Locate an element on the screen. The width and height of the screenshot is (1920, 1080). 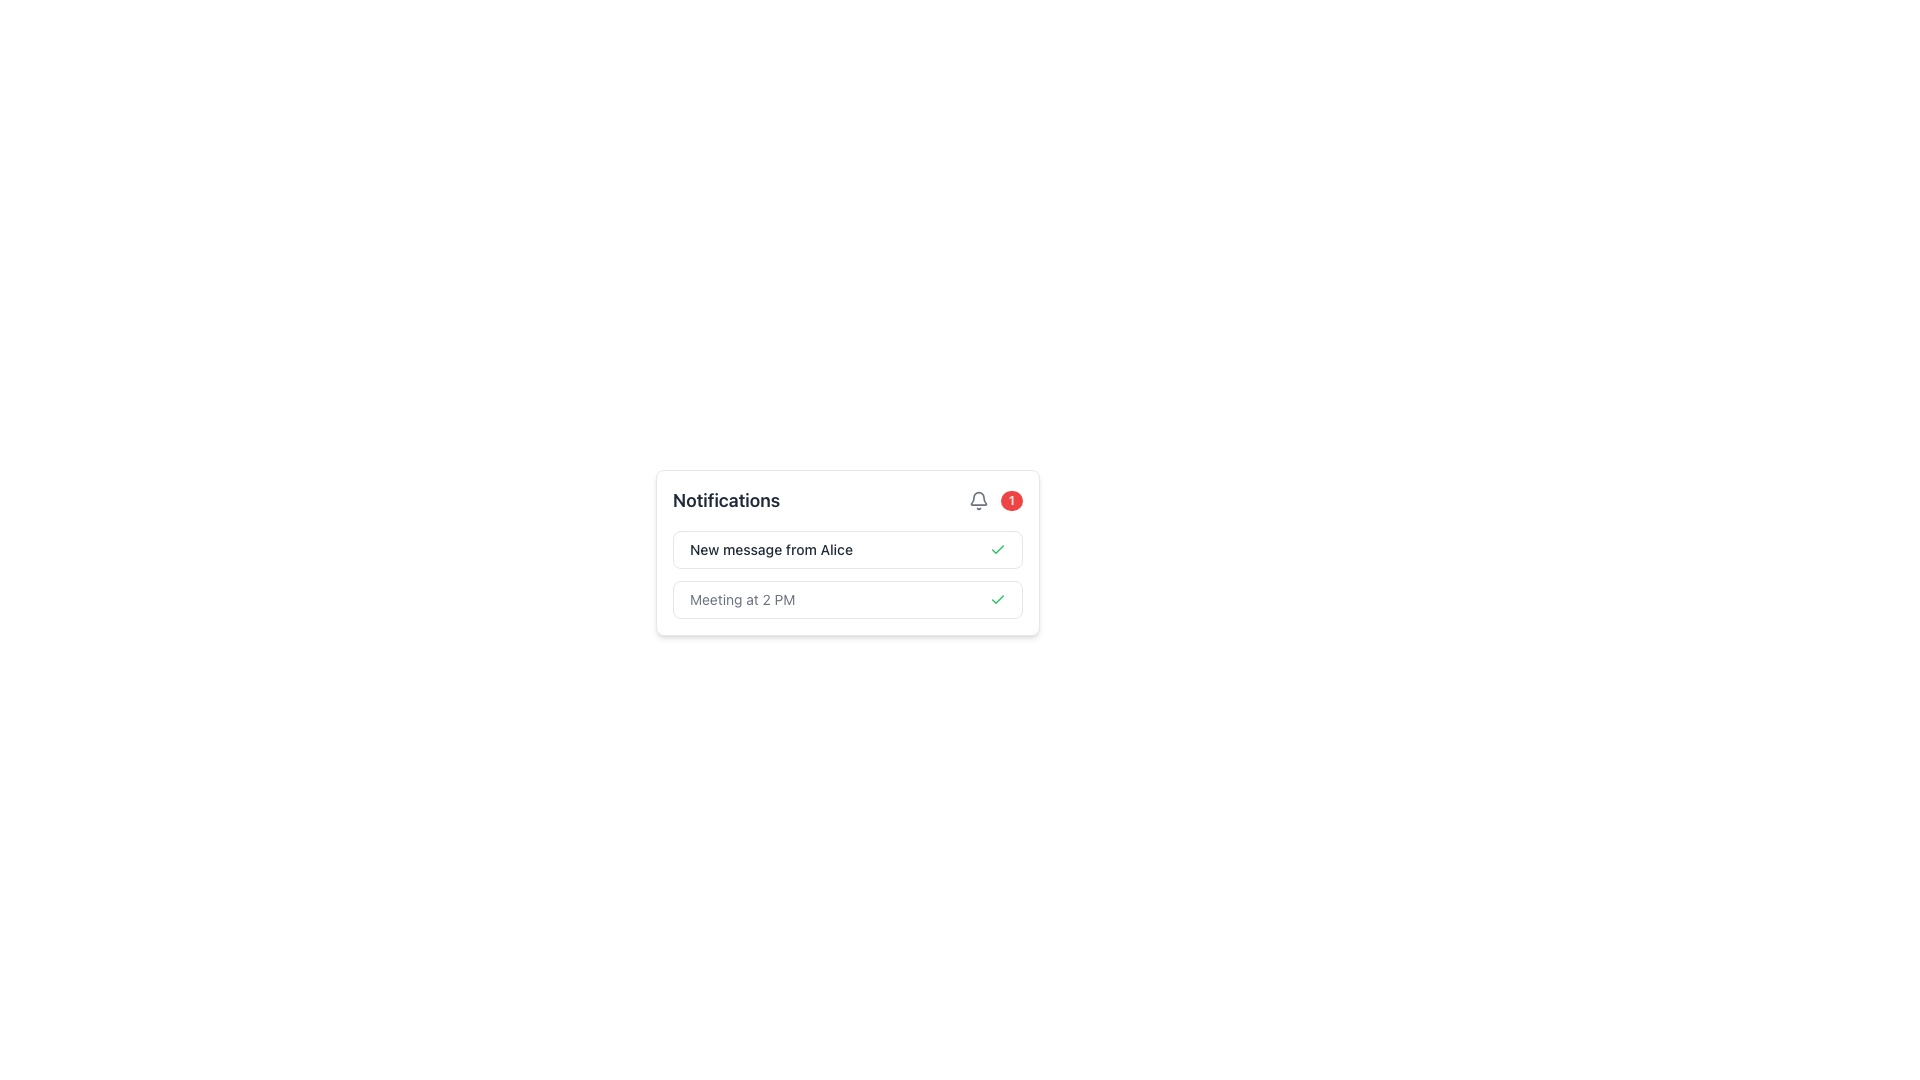
the notification bell icon located is located at coordinates (978, 500).